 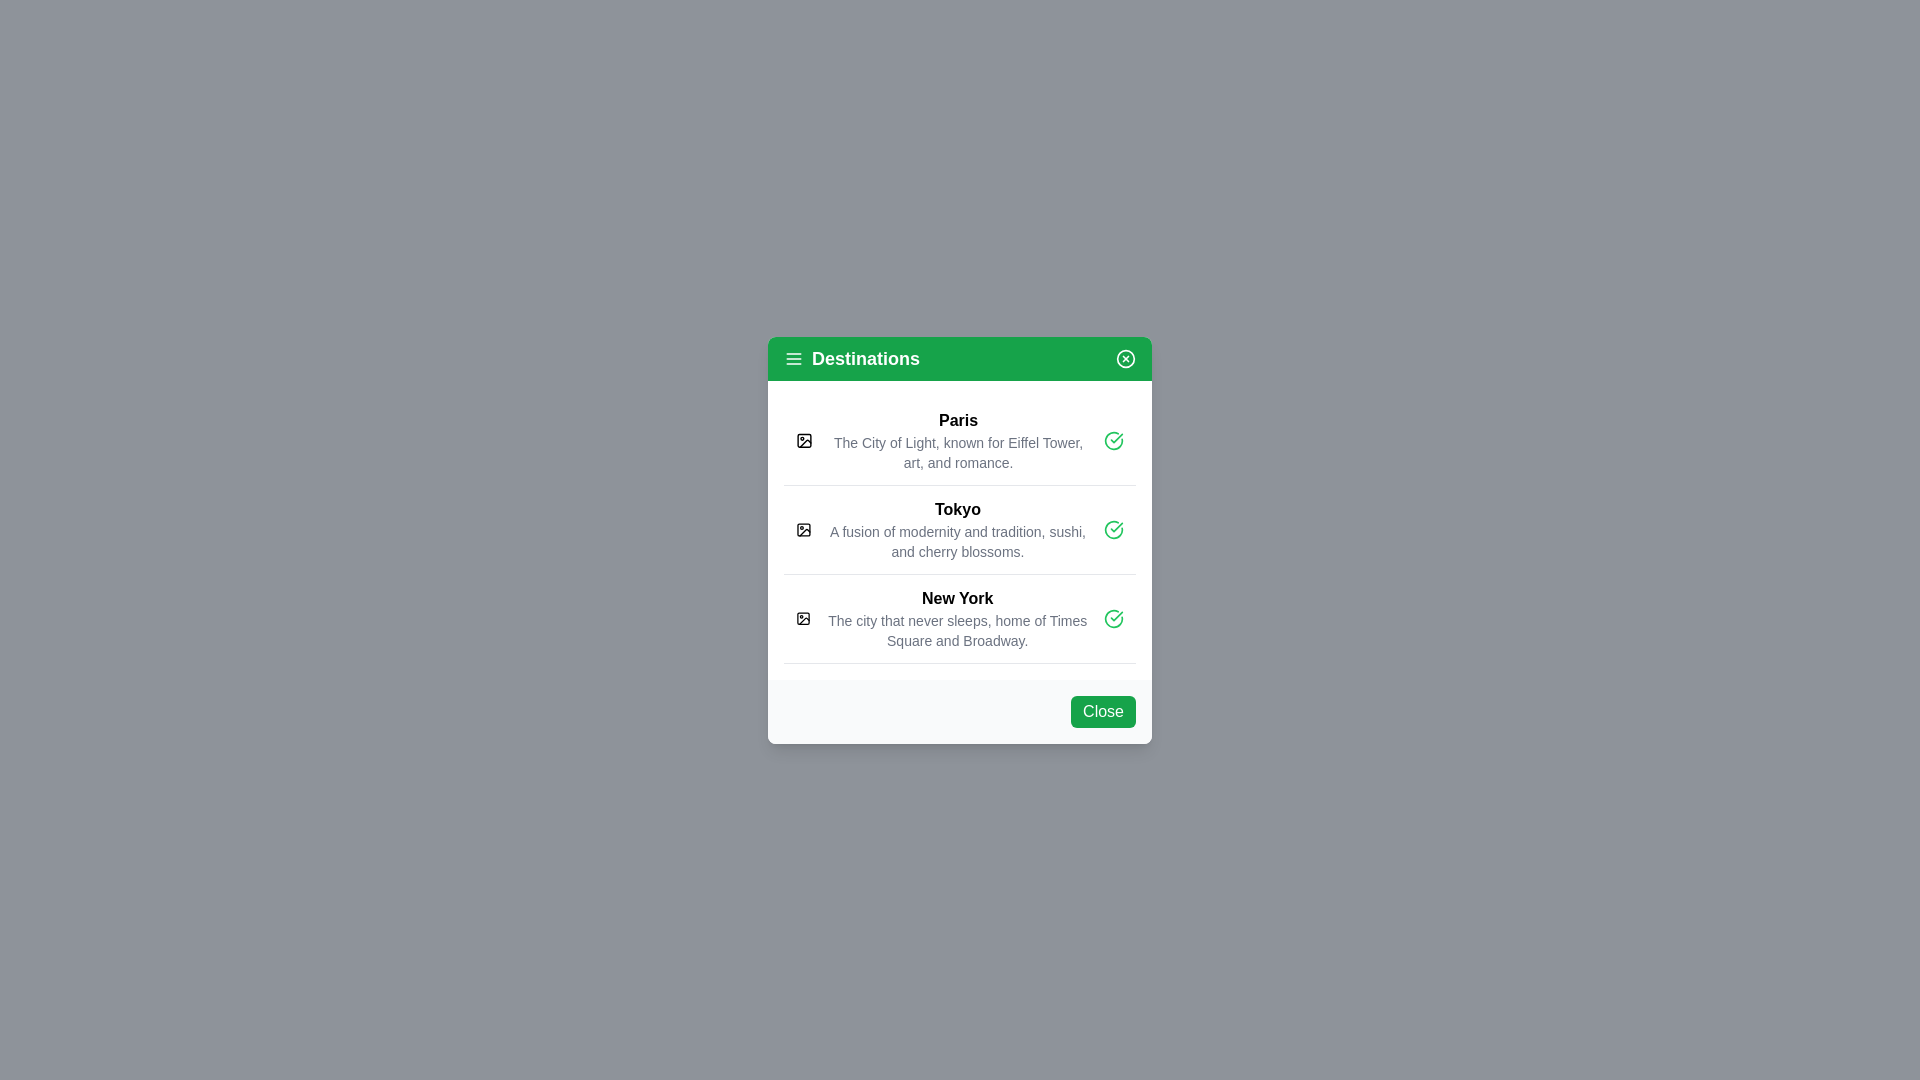 What do you see at coordinates (852, 357) in the screenshot?
I see `text 'Destinations' from the header section of the modal dialog, which includes a menu icon on the left and is located on a green background` at bounding box center [852, 357].